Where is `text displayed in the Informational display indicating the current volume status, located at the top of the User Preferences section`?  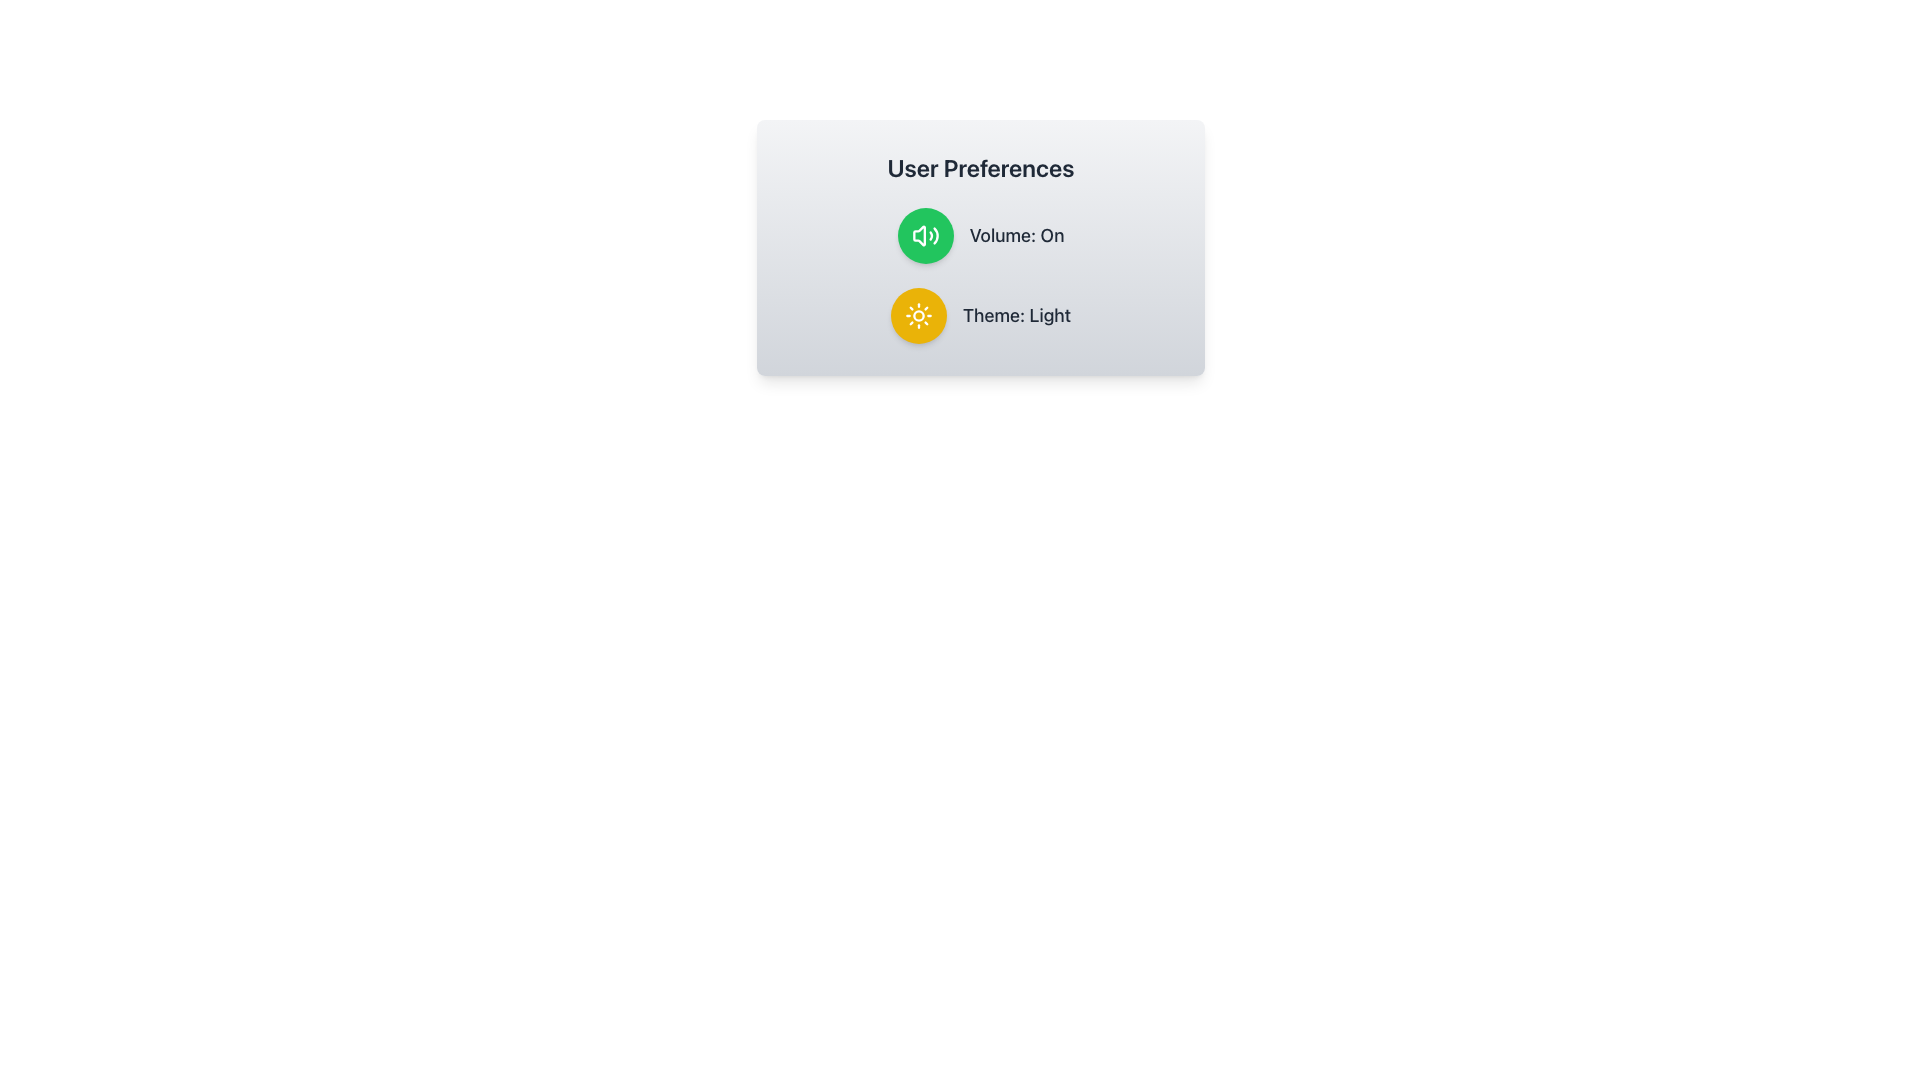 text displayed in the Informational display indicating the current volume status, located at the top of the User Preferences section is located at coordinates (980, 234).